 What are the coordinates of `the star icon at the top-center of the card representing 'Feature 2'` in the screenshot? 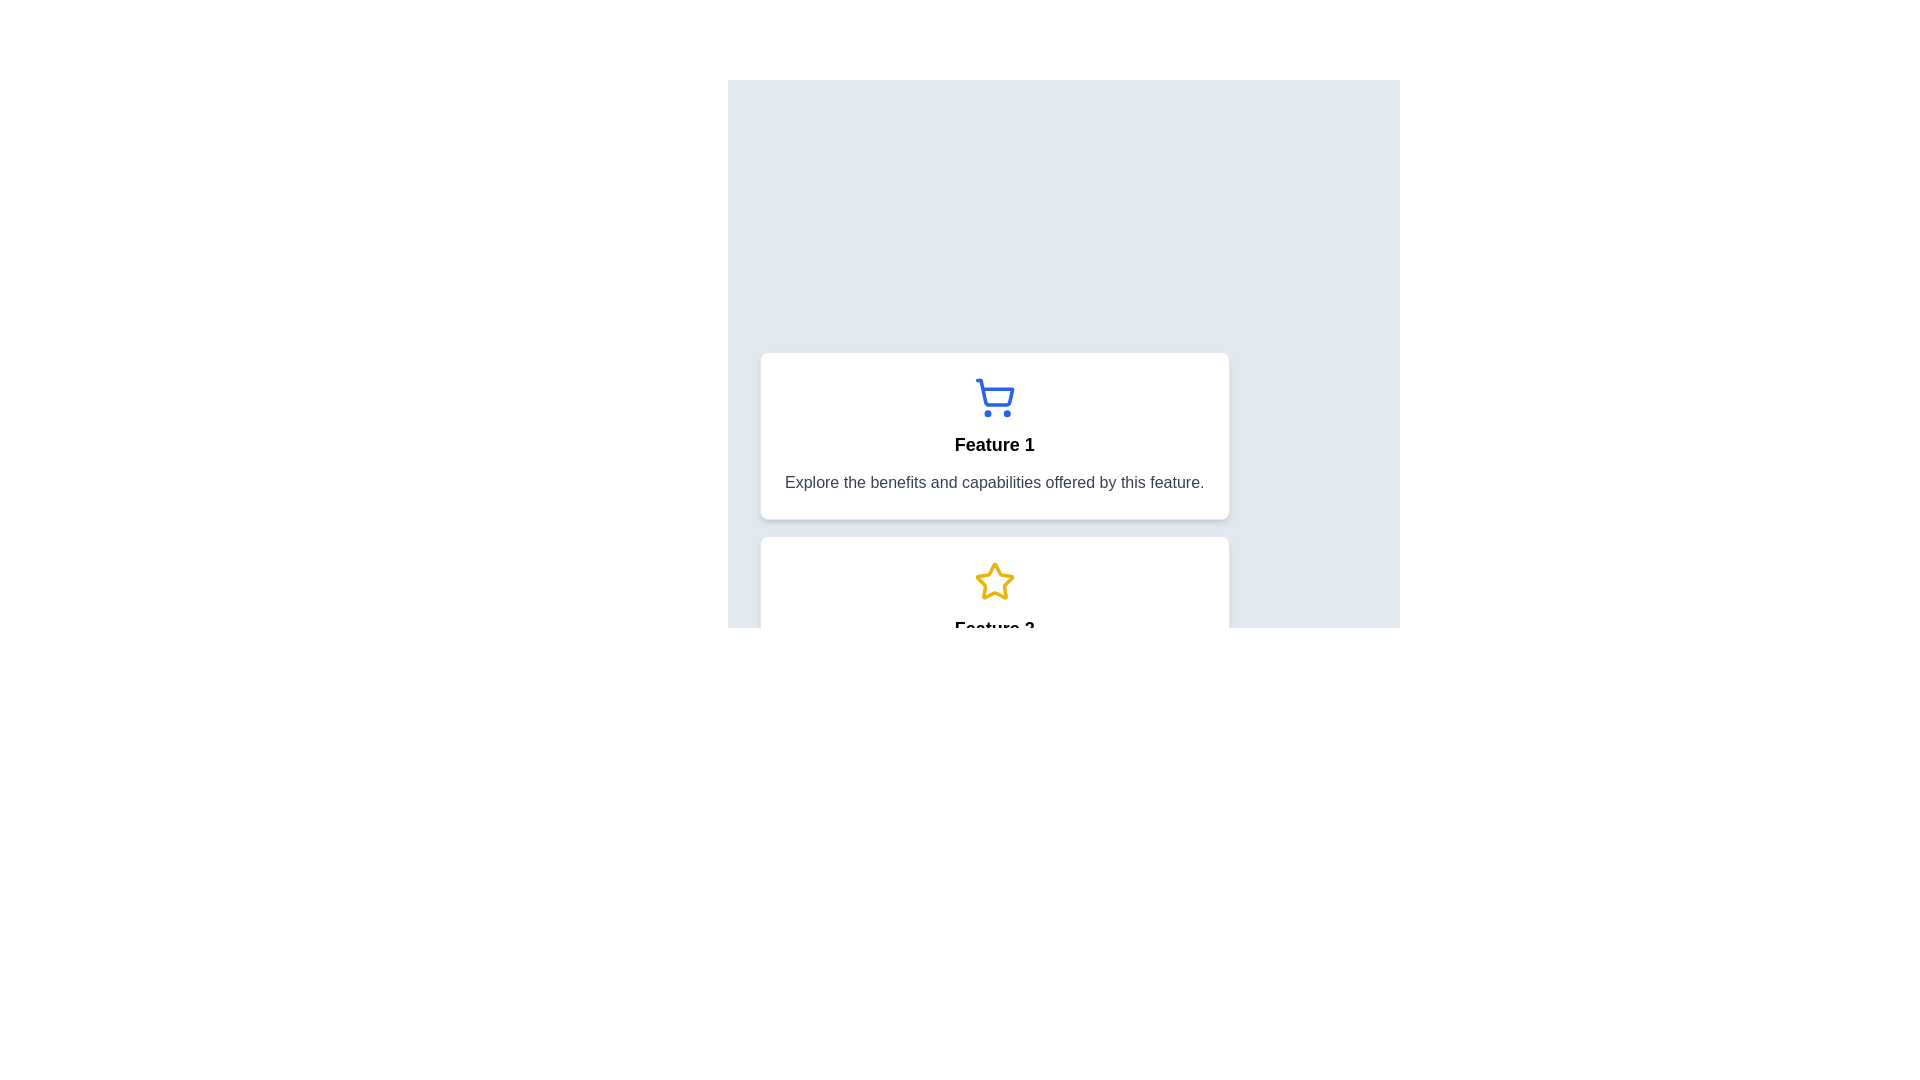 It's located at (994, 582).